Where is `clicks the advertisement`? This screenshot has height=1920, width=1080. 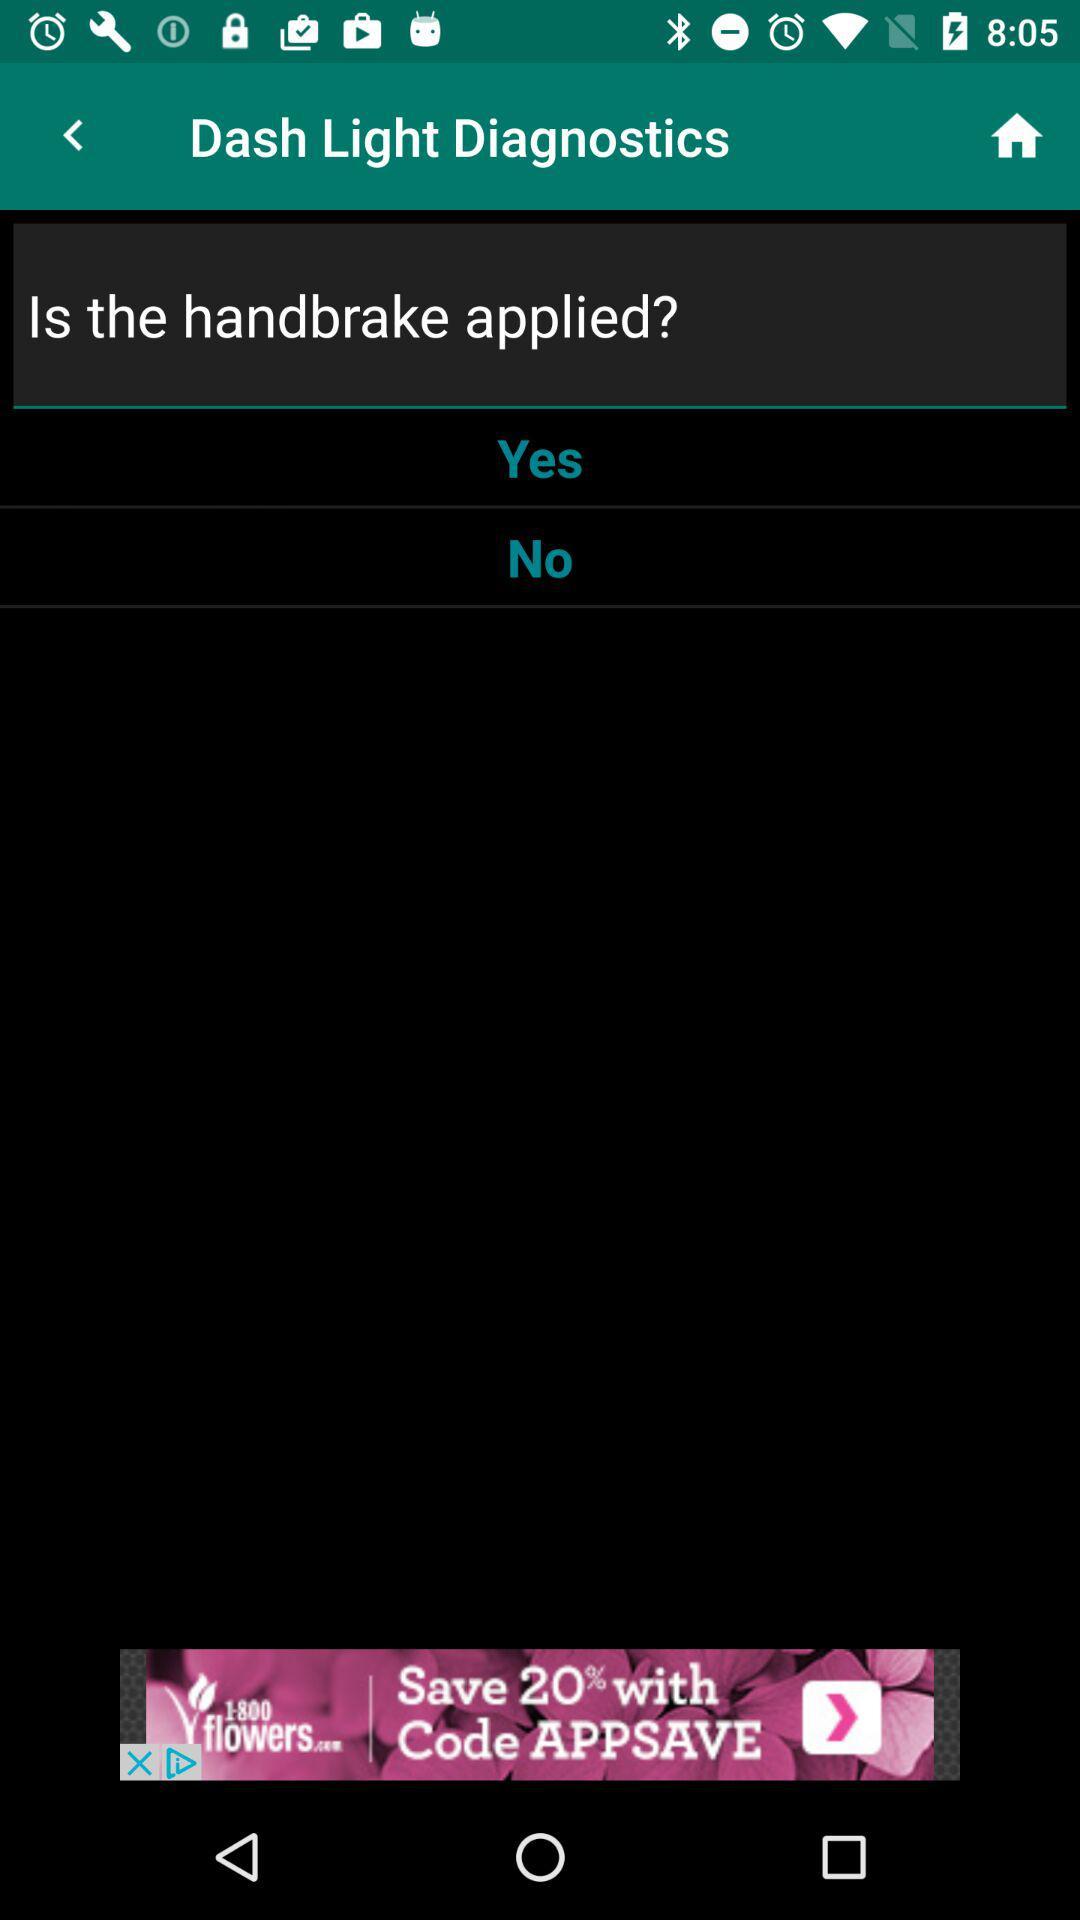
clicks the advertisement is located at coordinates (540, 1713).